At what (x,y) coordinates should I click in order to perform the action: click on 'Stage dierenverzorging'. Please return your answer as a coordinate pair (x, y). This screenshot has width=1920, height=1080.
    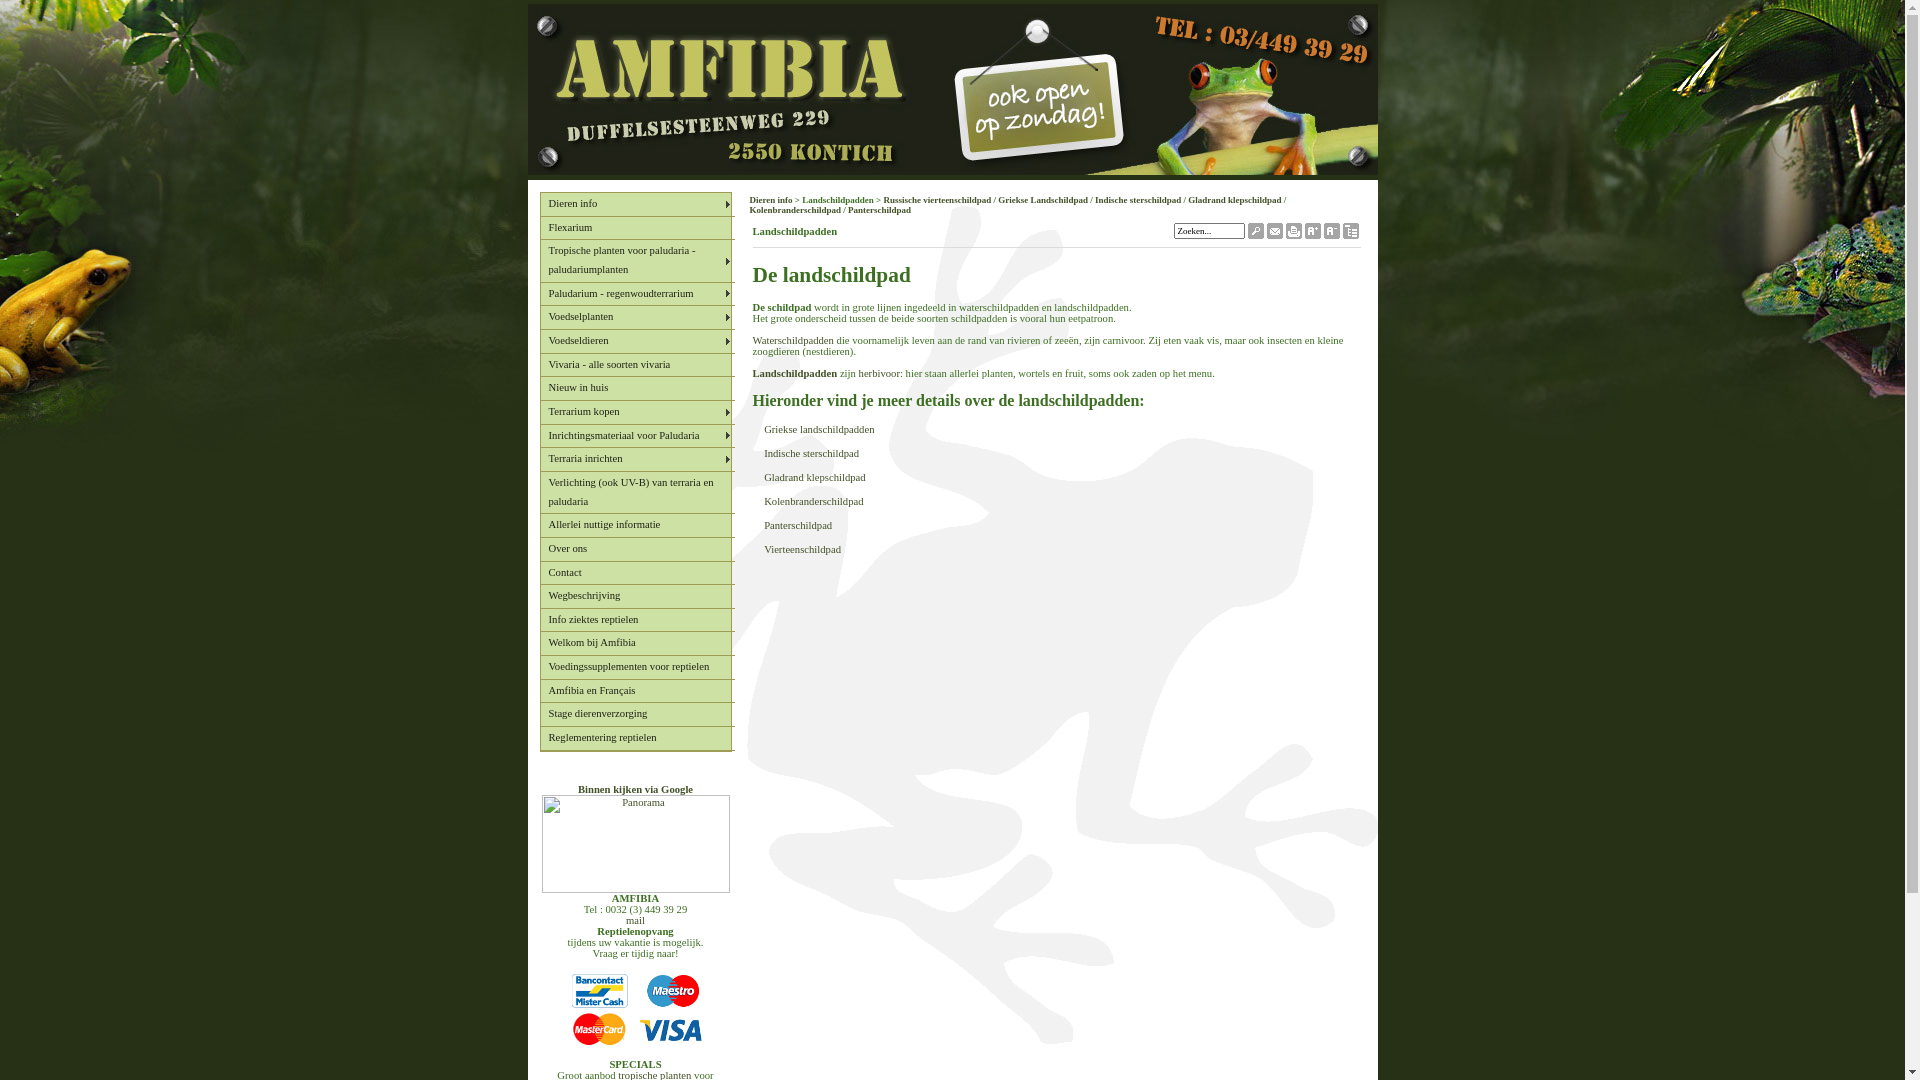
    Looking at the image, I should click on (636, 713).